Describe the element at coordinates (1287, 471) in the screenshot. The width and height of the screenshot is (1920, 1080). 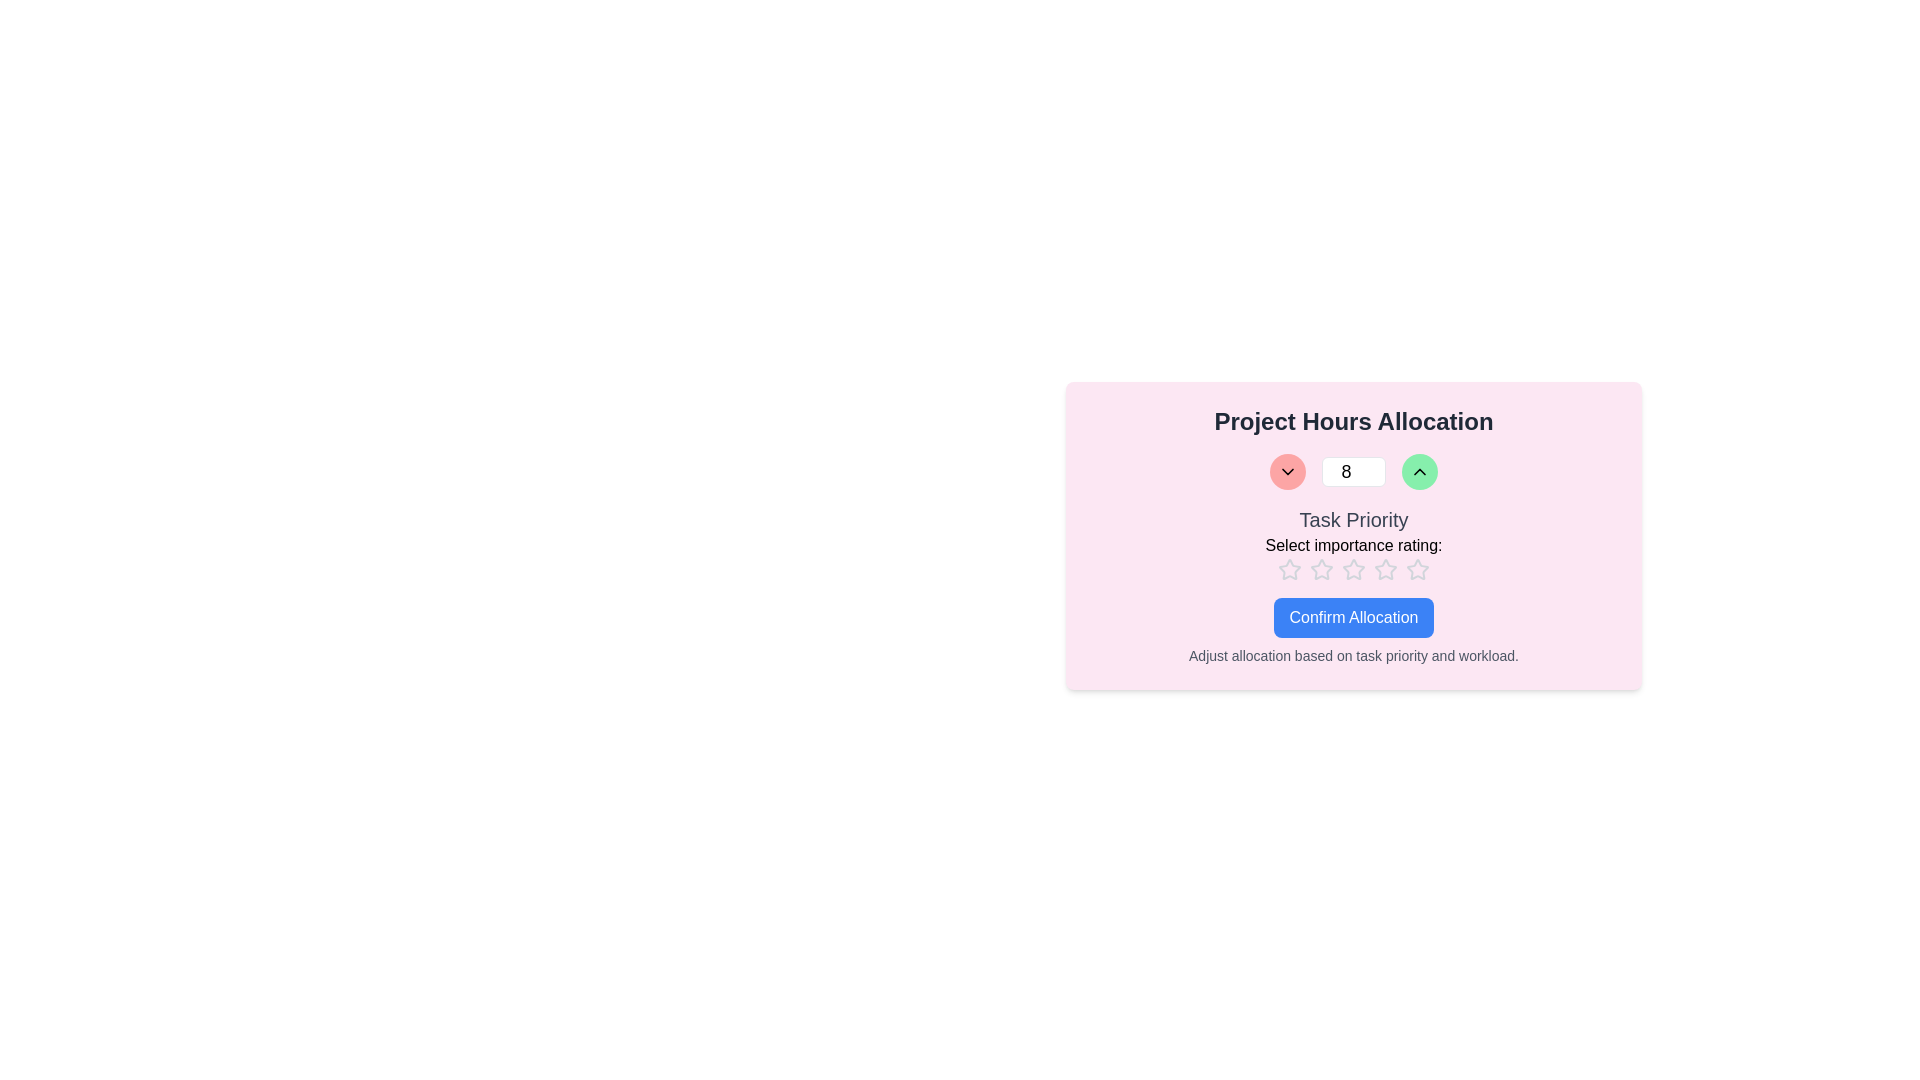
I see `the circular red dropdown button located to the left of the white number input field within the 'Project Hours Allocation' card UI component` at that location.